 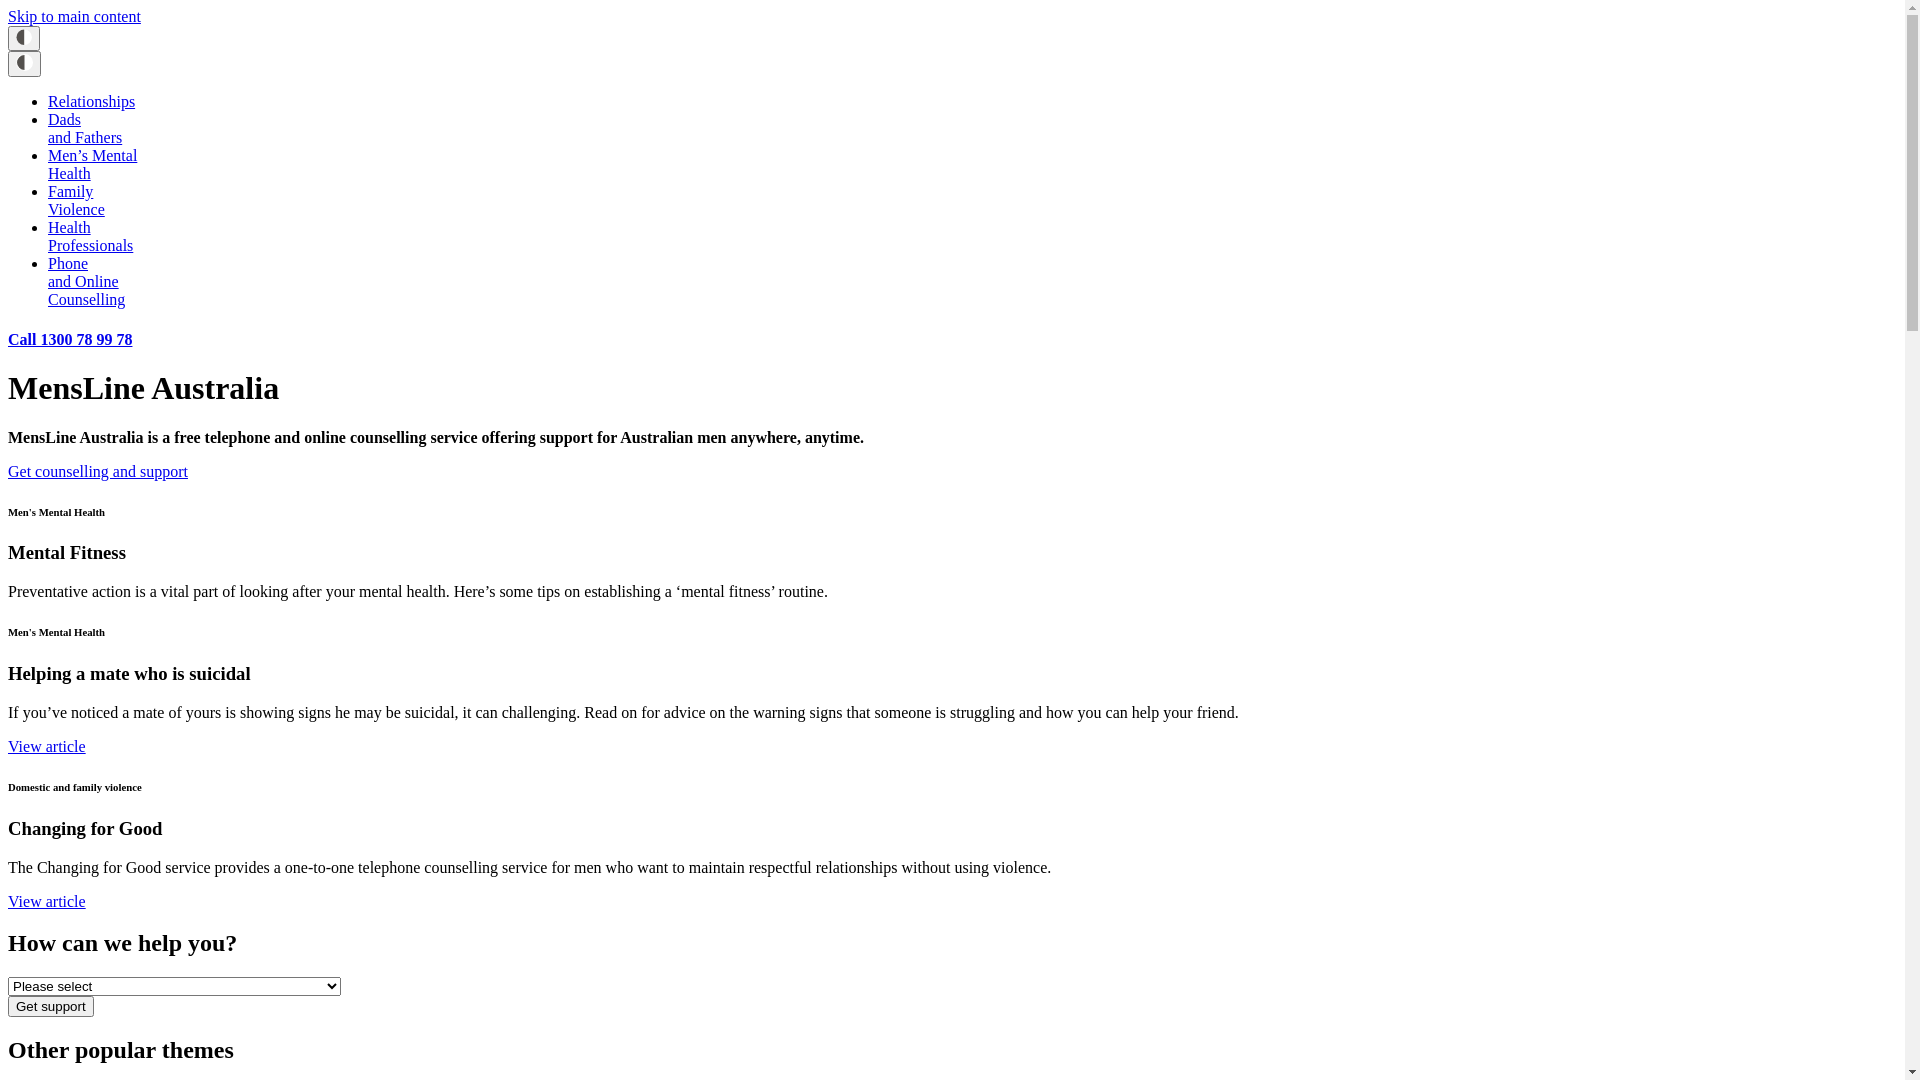 I want to click on 'Family, so click(x=76, y=200).